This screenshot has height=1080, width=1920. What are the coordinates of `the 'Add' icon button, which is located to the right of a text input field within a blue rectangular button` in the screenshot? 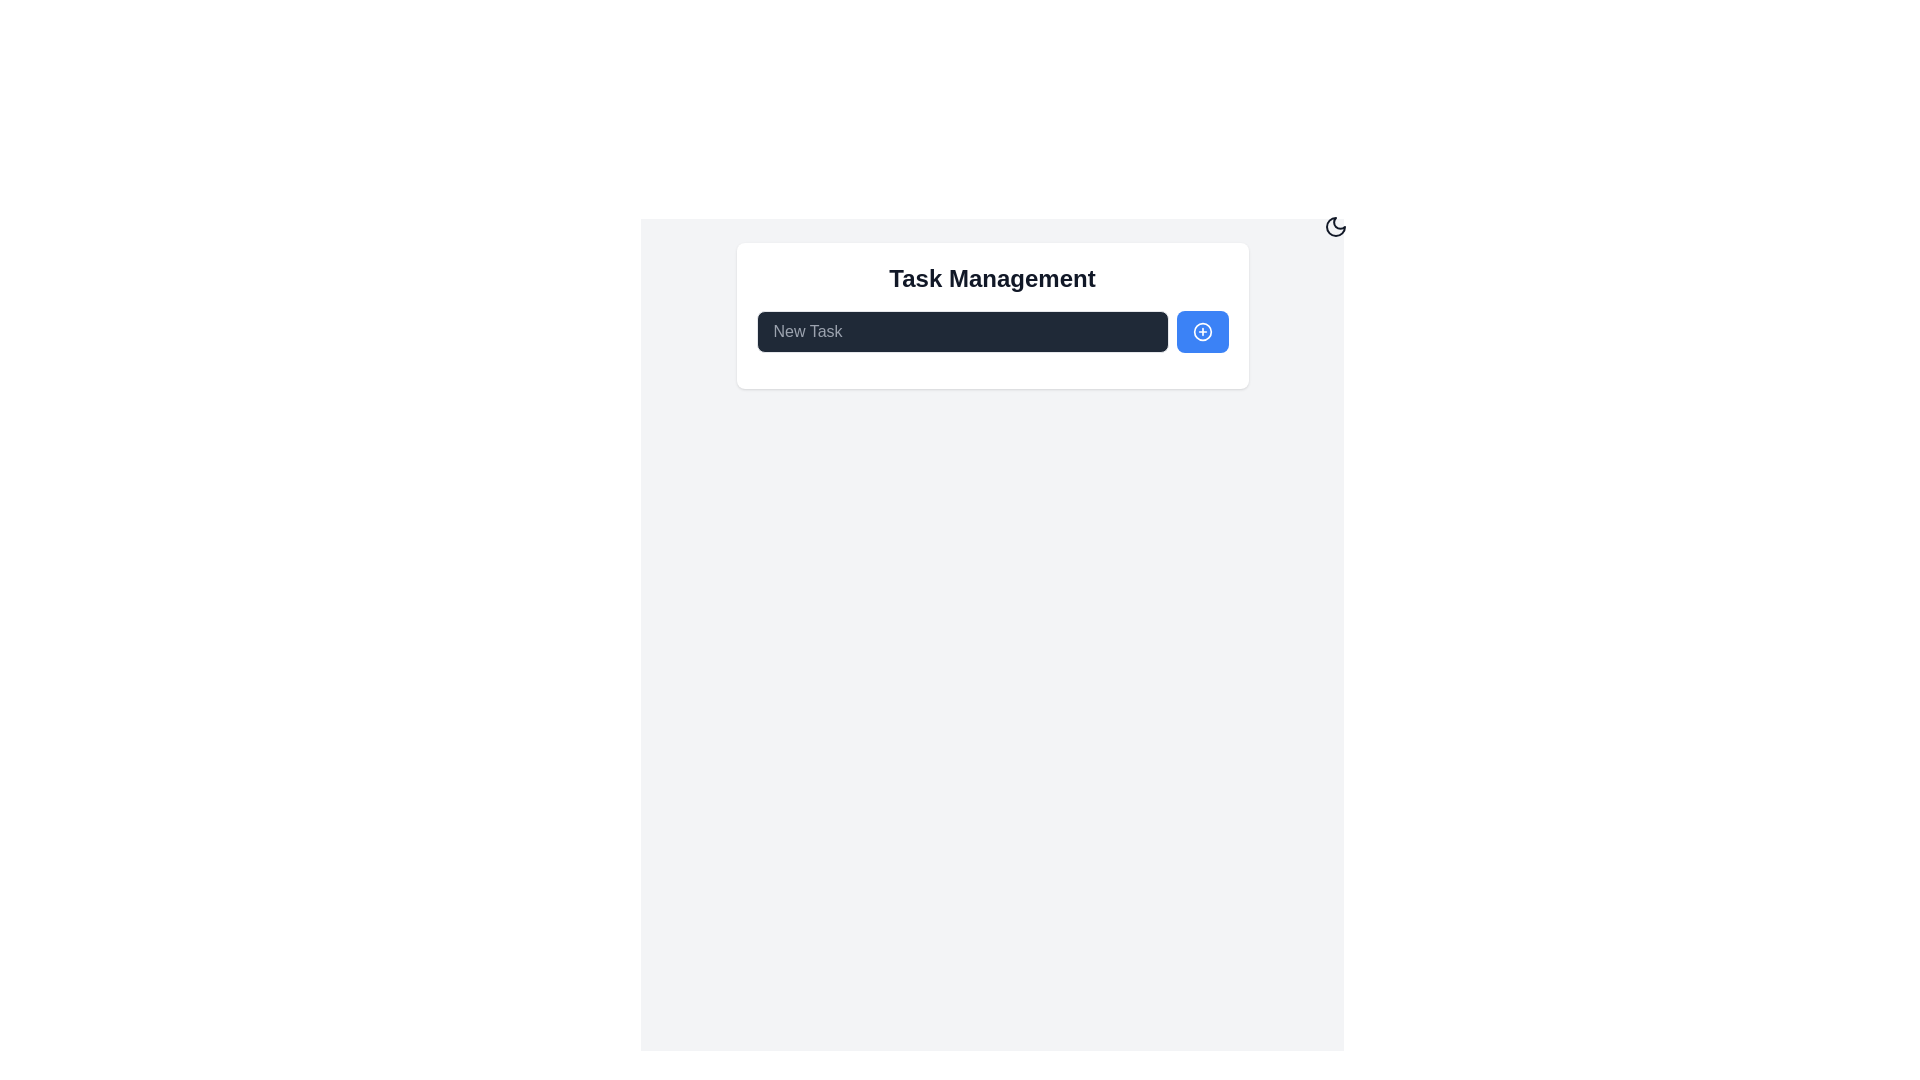 It's located at (1201, 330).